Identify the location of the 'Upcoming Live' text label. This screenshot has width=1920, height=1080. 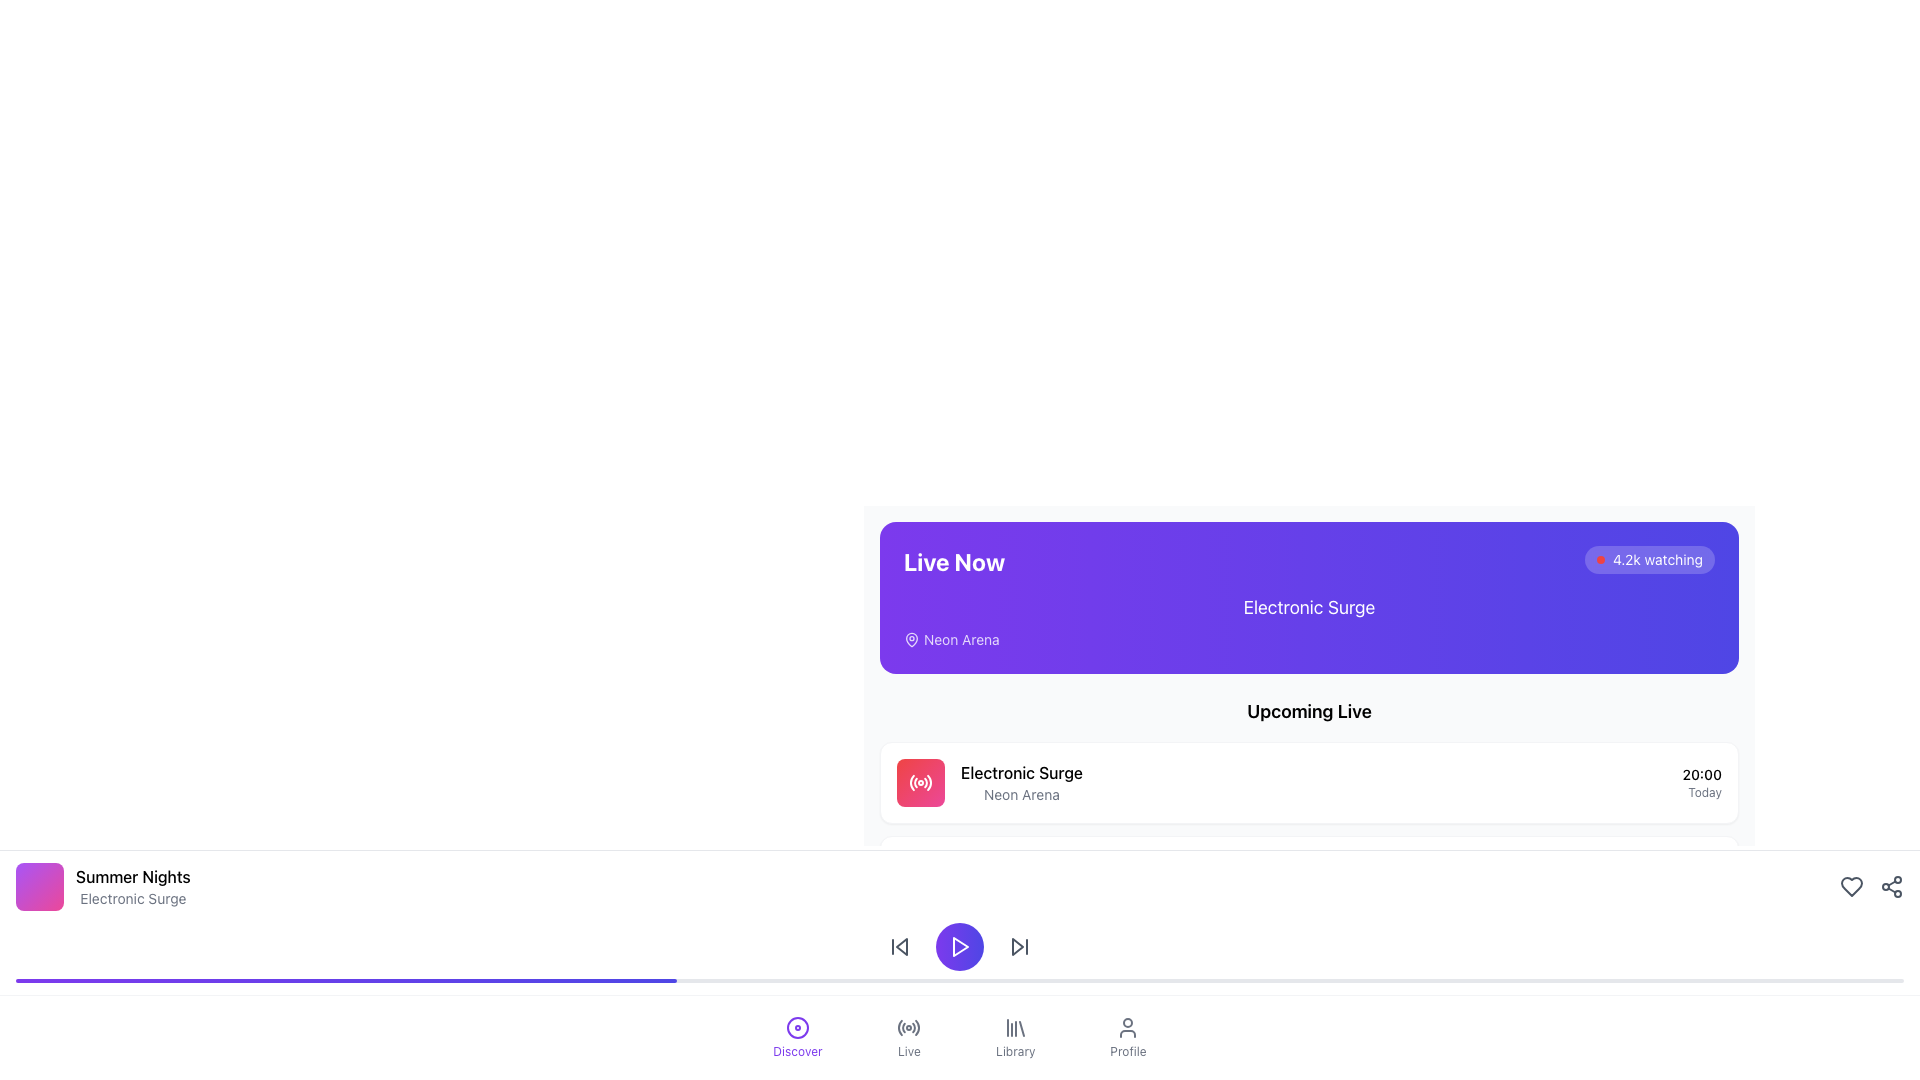
(1309, 711).